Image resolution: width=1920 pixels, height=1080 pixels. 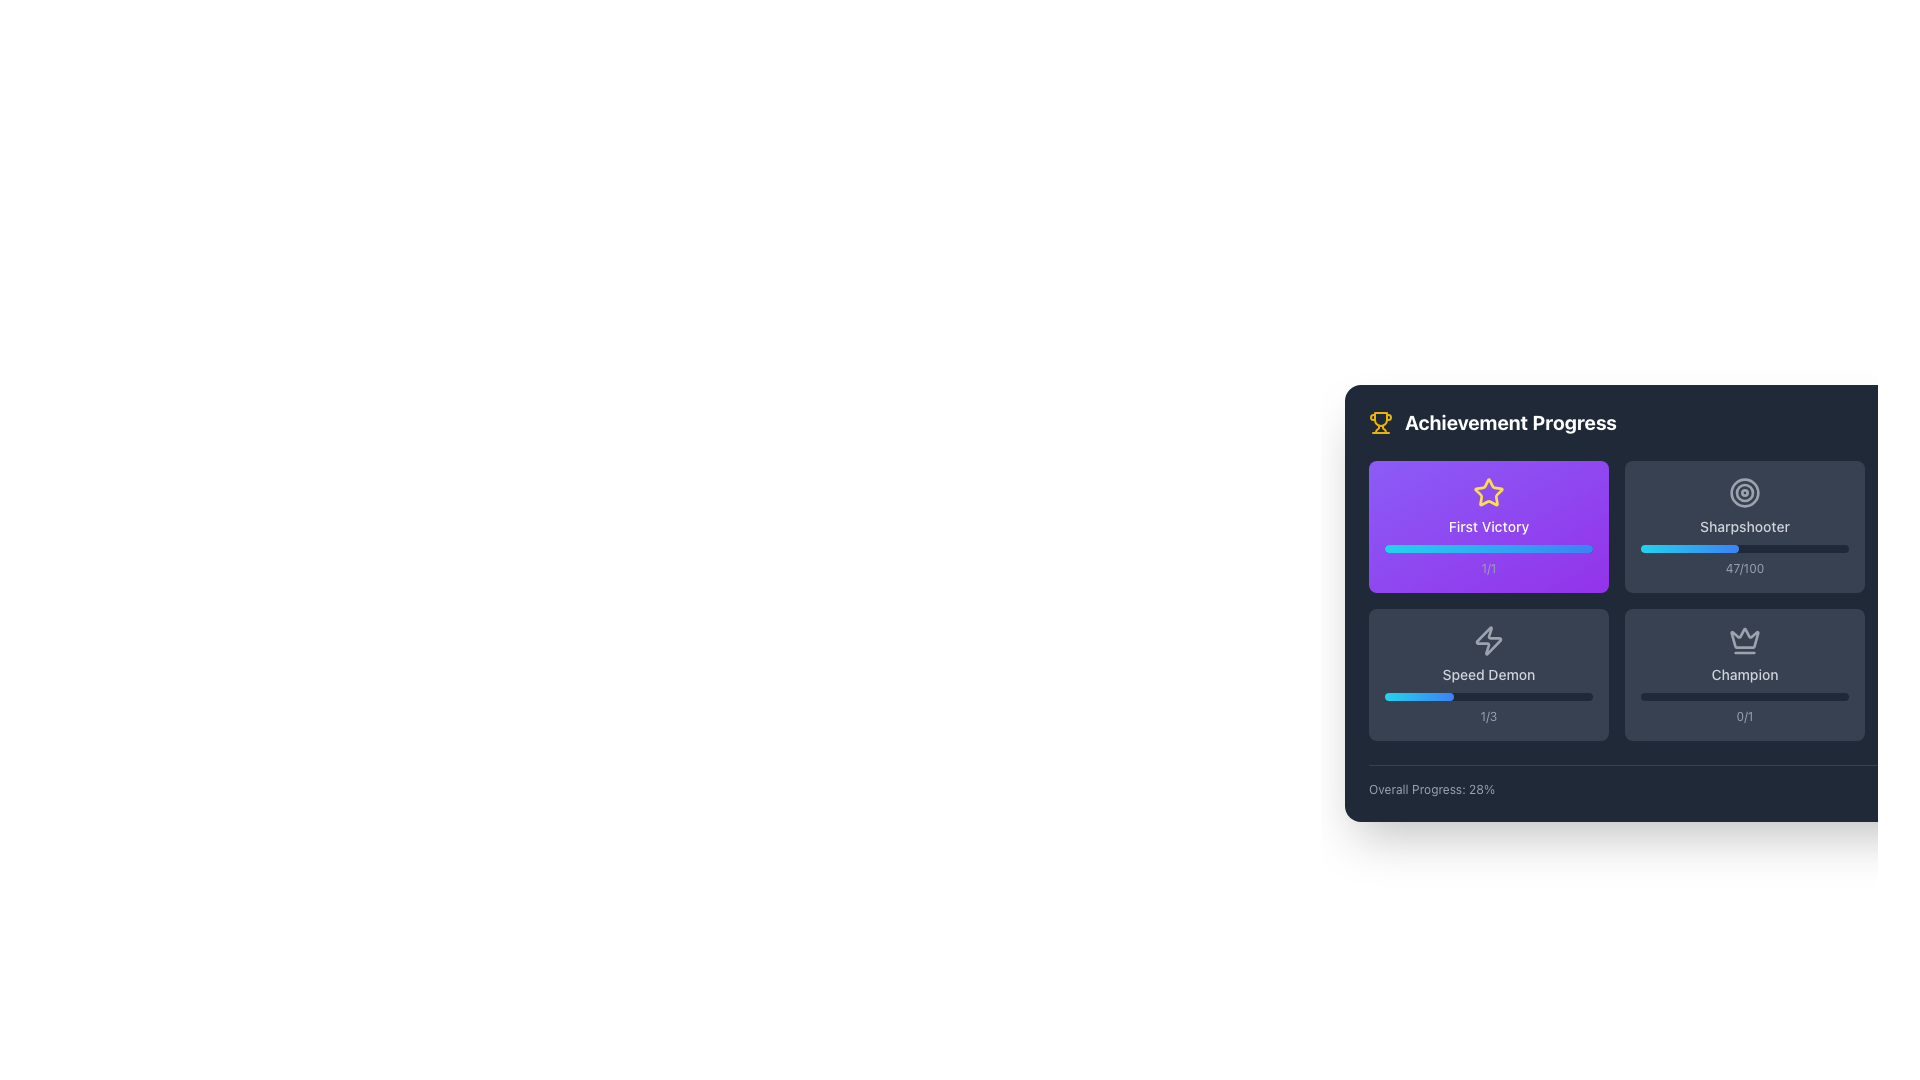 What do you see at coordinates (1744, 640) in the screenshot?
I see `the minimalist crown icon located in the bottom-right corner of the achievement progress section, above the 'Champion' label` at bounding box center [1744, 640].